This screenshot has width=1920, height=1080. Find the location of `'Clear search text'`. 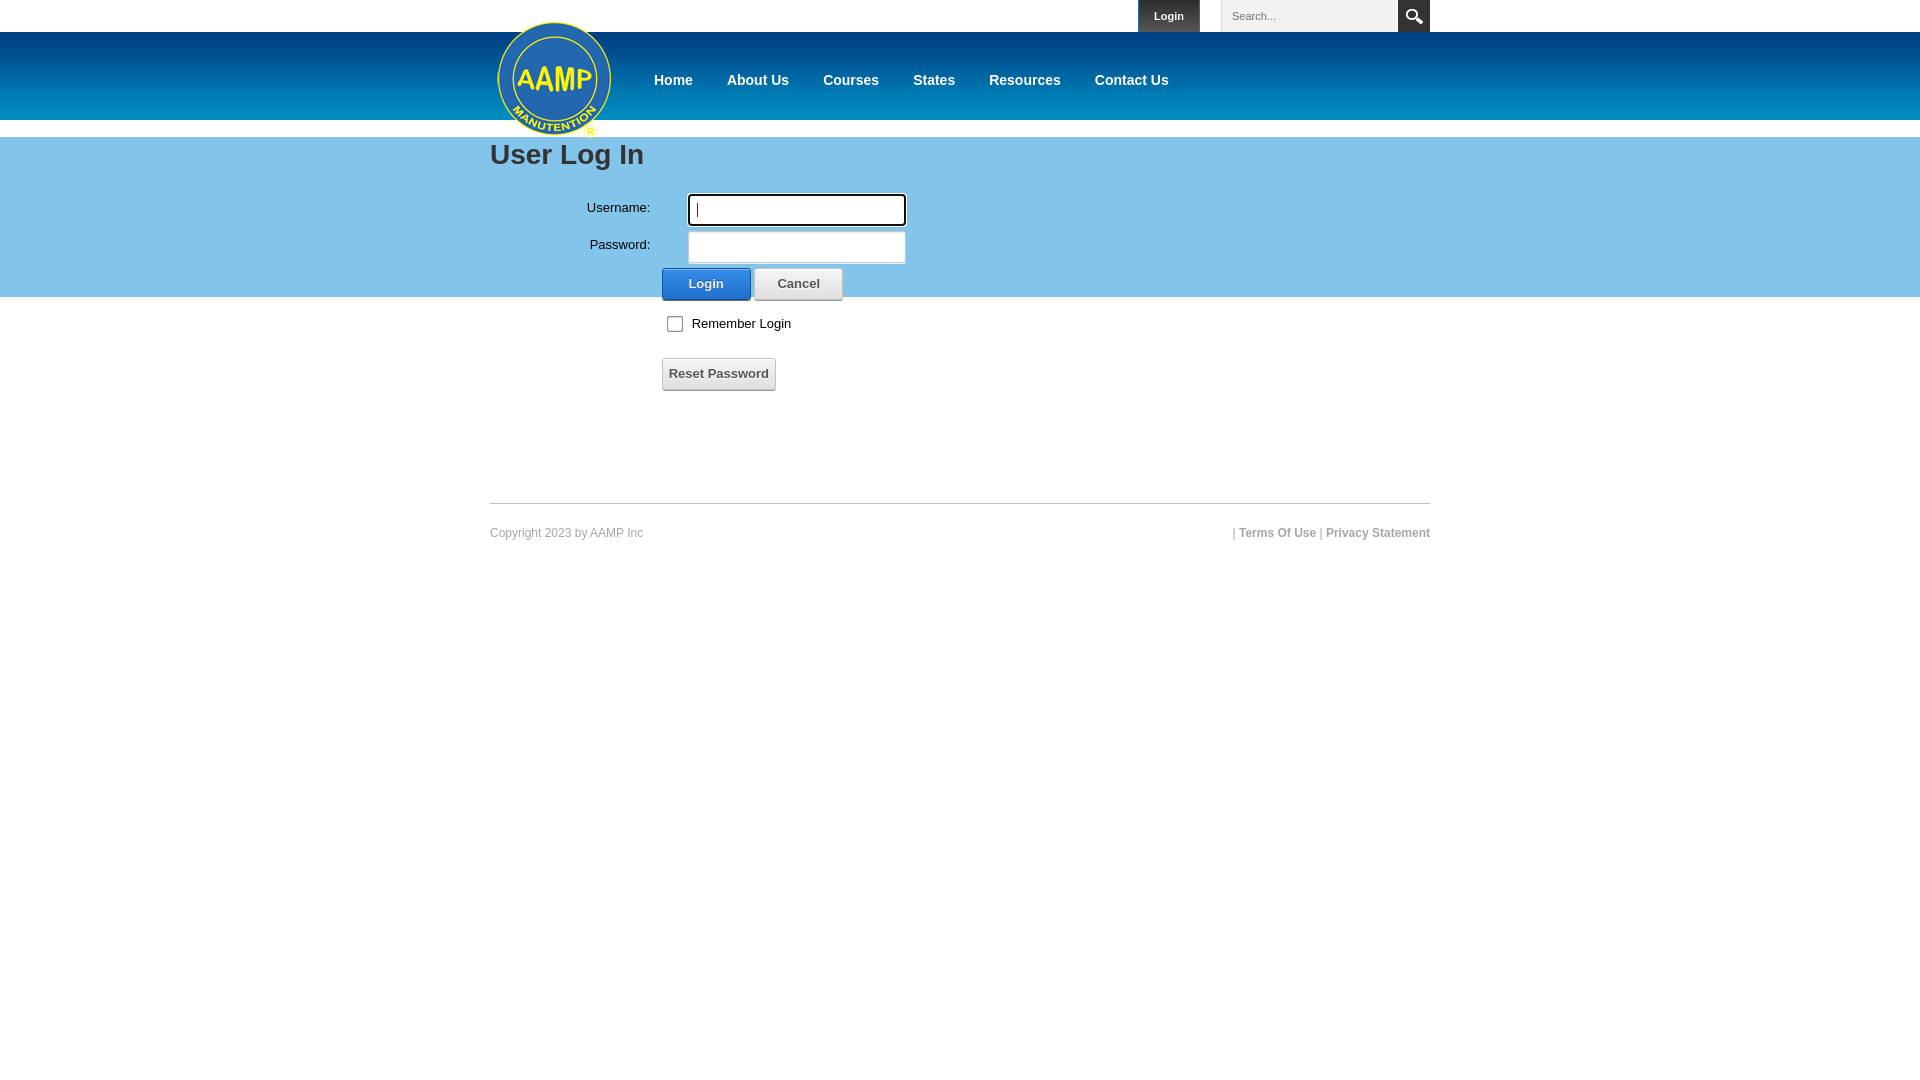

'Clear search text' is located at coordinates (1370, 15).